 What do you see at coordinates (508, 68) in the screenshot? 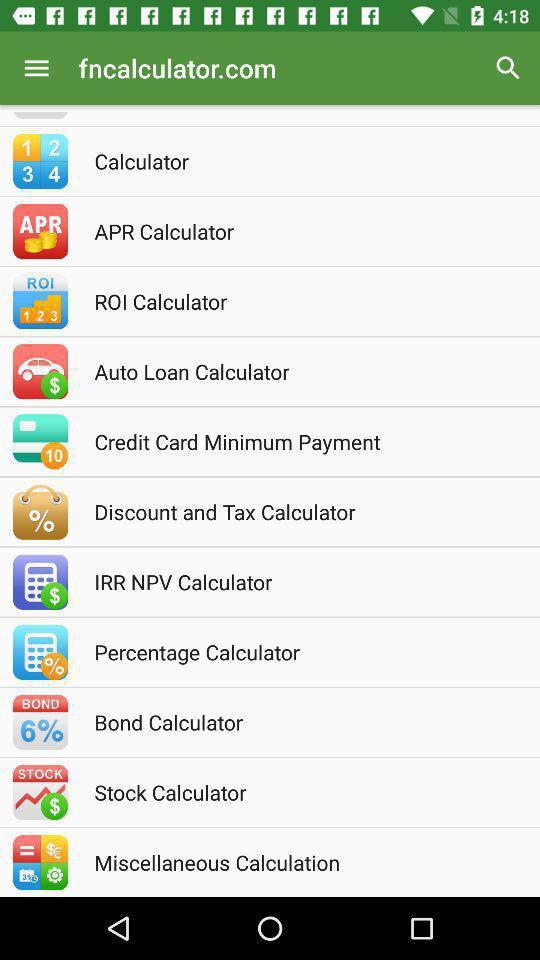
I see `the item above the calculator icon` at bounding box center [508, 68].